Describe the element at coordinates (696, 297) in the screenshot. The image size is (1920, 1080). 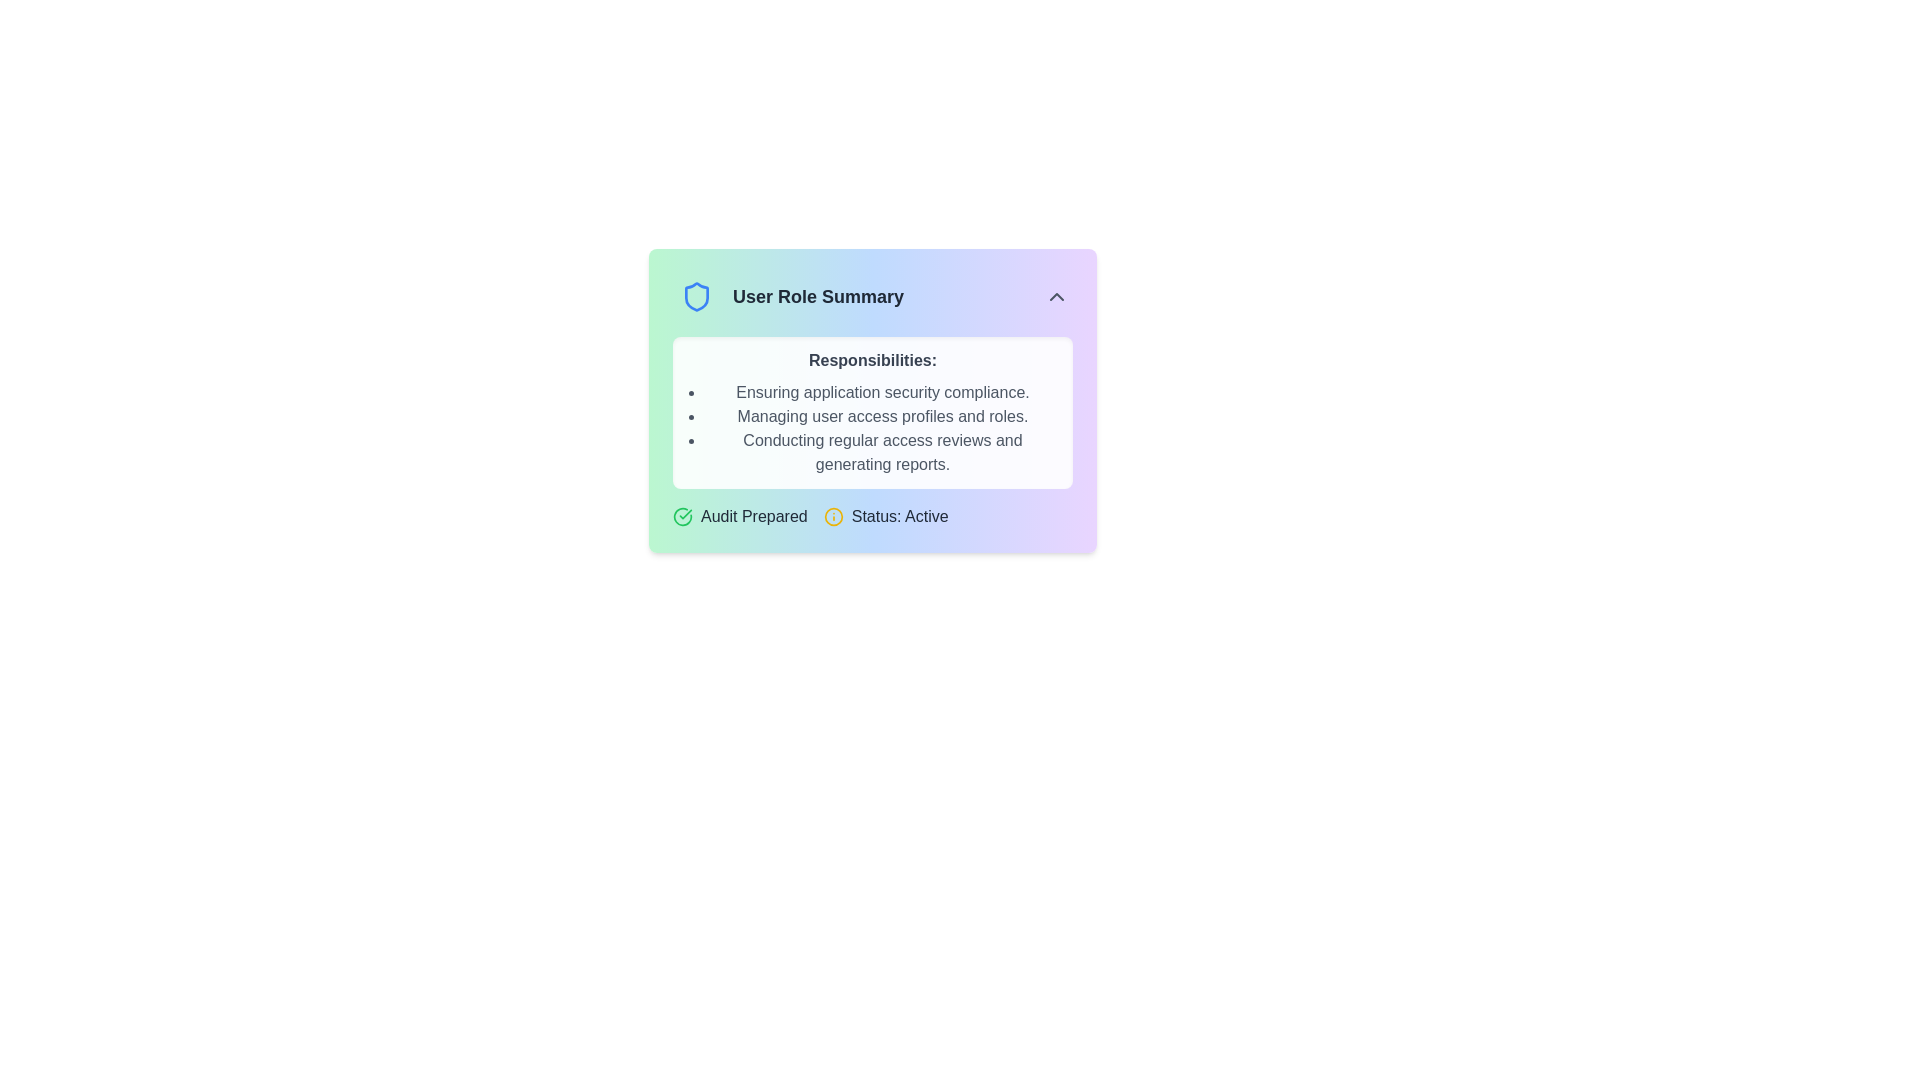
I see `the stylized shield icon outlined in blue, located within a light blue circular background, adjacent to the 'User Role Summary' heading` at that location.